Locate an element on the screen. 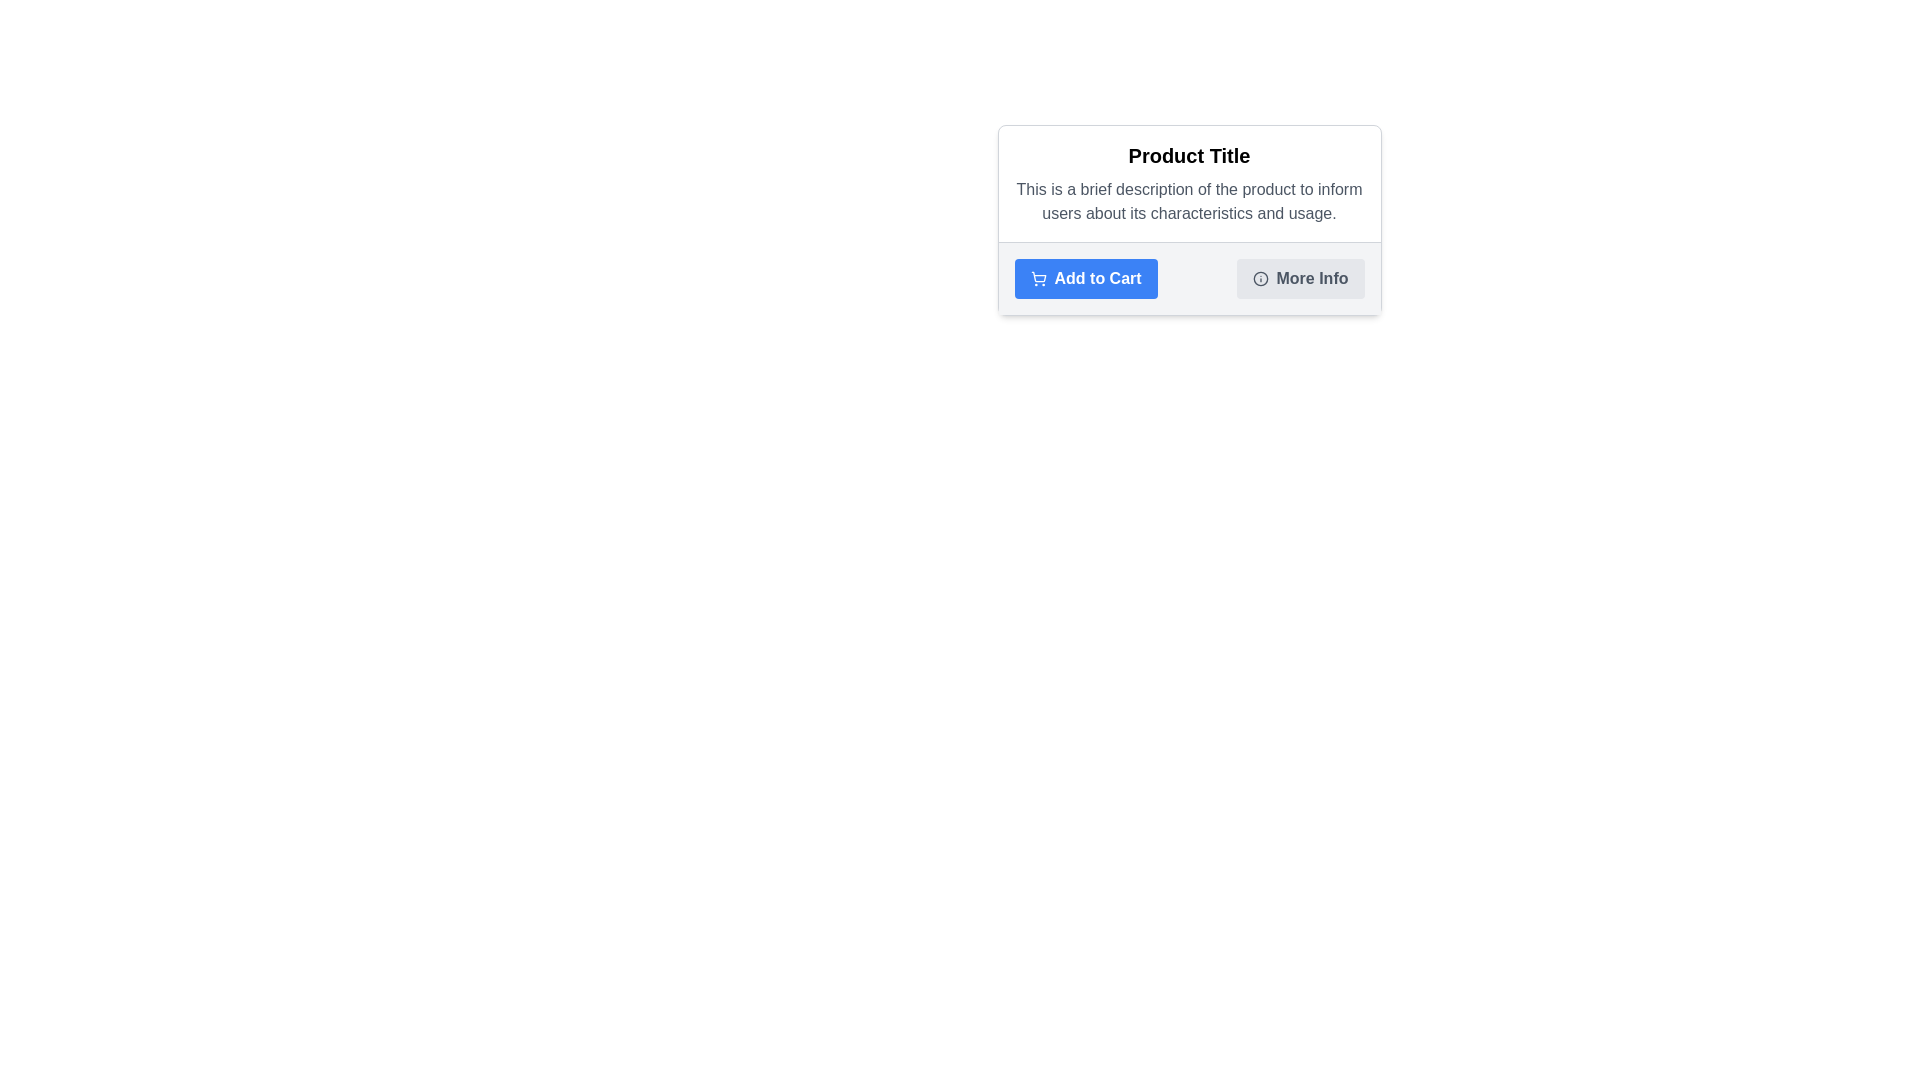 The image size is (1920, 1080). the informational icon located to the left of the 'More Info' button, which is vertically centered within the button is located at coordinates (1259, 278).